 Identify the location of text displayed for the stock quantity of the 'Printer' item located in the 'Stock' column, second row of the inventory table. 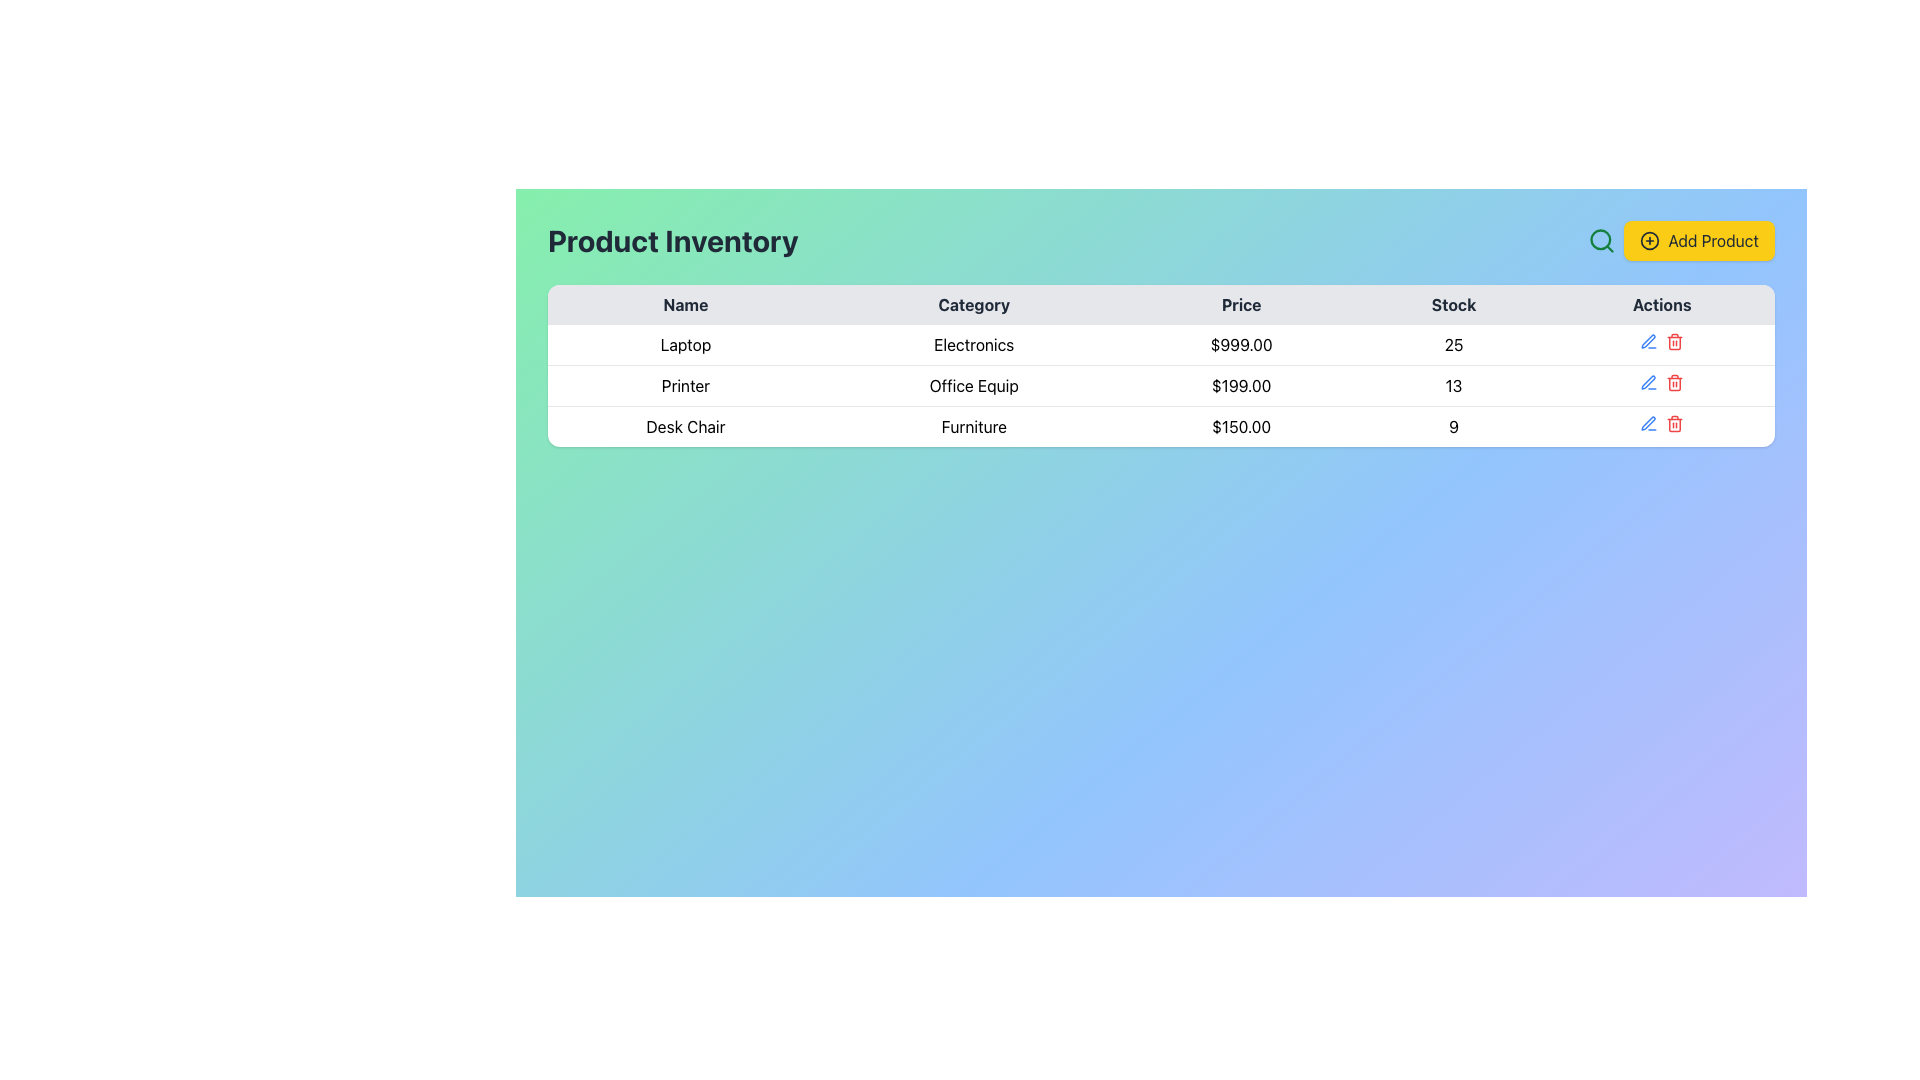
(1454, 385).